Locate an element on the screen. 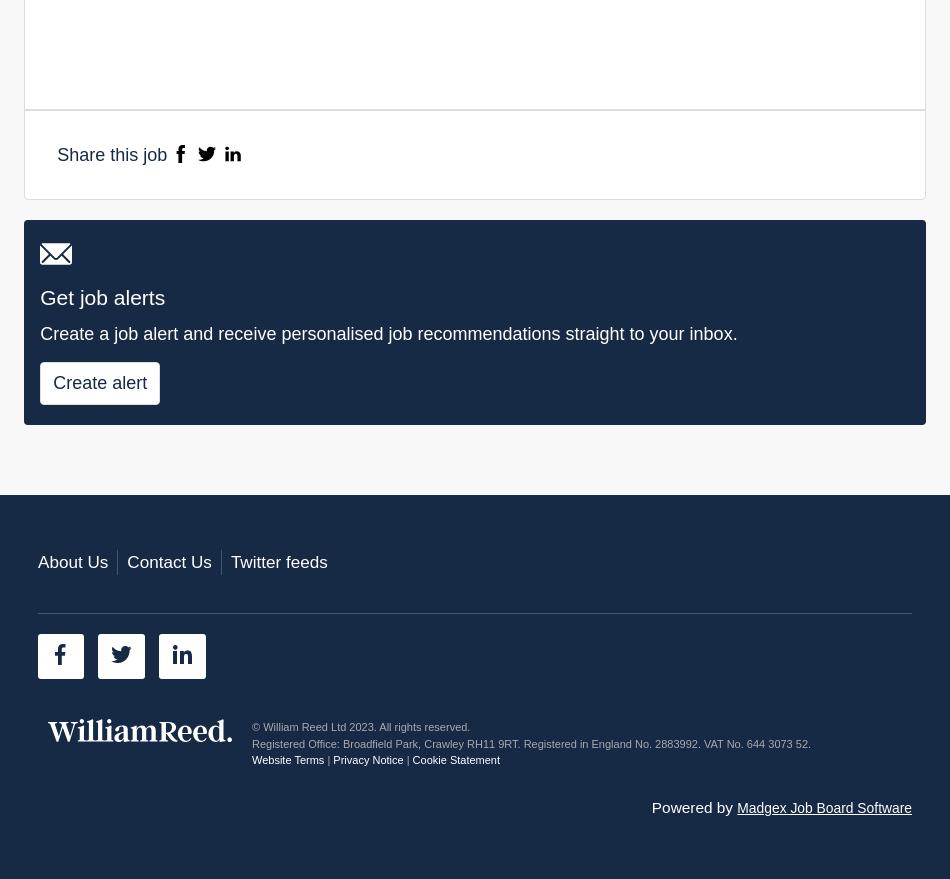 This screenshot has height=879, width=950. 'Registered Office: Broadfield Park, Crawley RH11 9RT. Registered in England No. 2883992. VAT No. 644 3073 52.' is located at coordinates (531, 742).